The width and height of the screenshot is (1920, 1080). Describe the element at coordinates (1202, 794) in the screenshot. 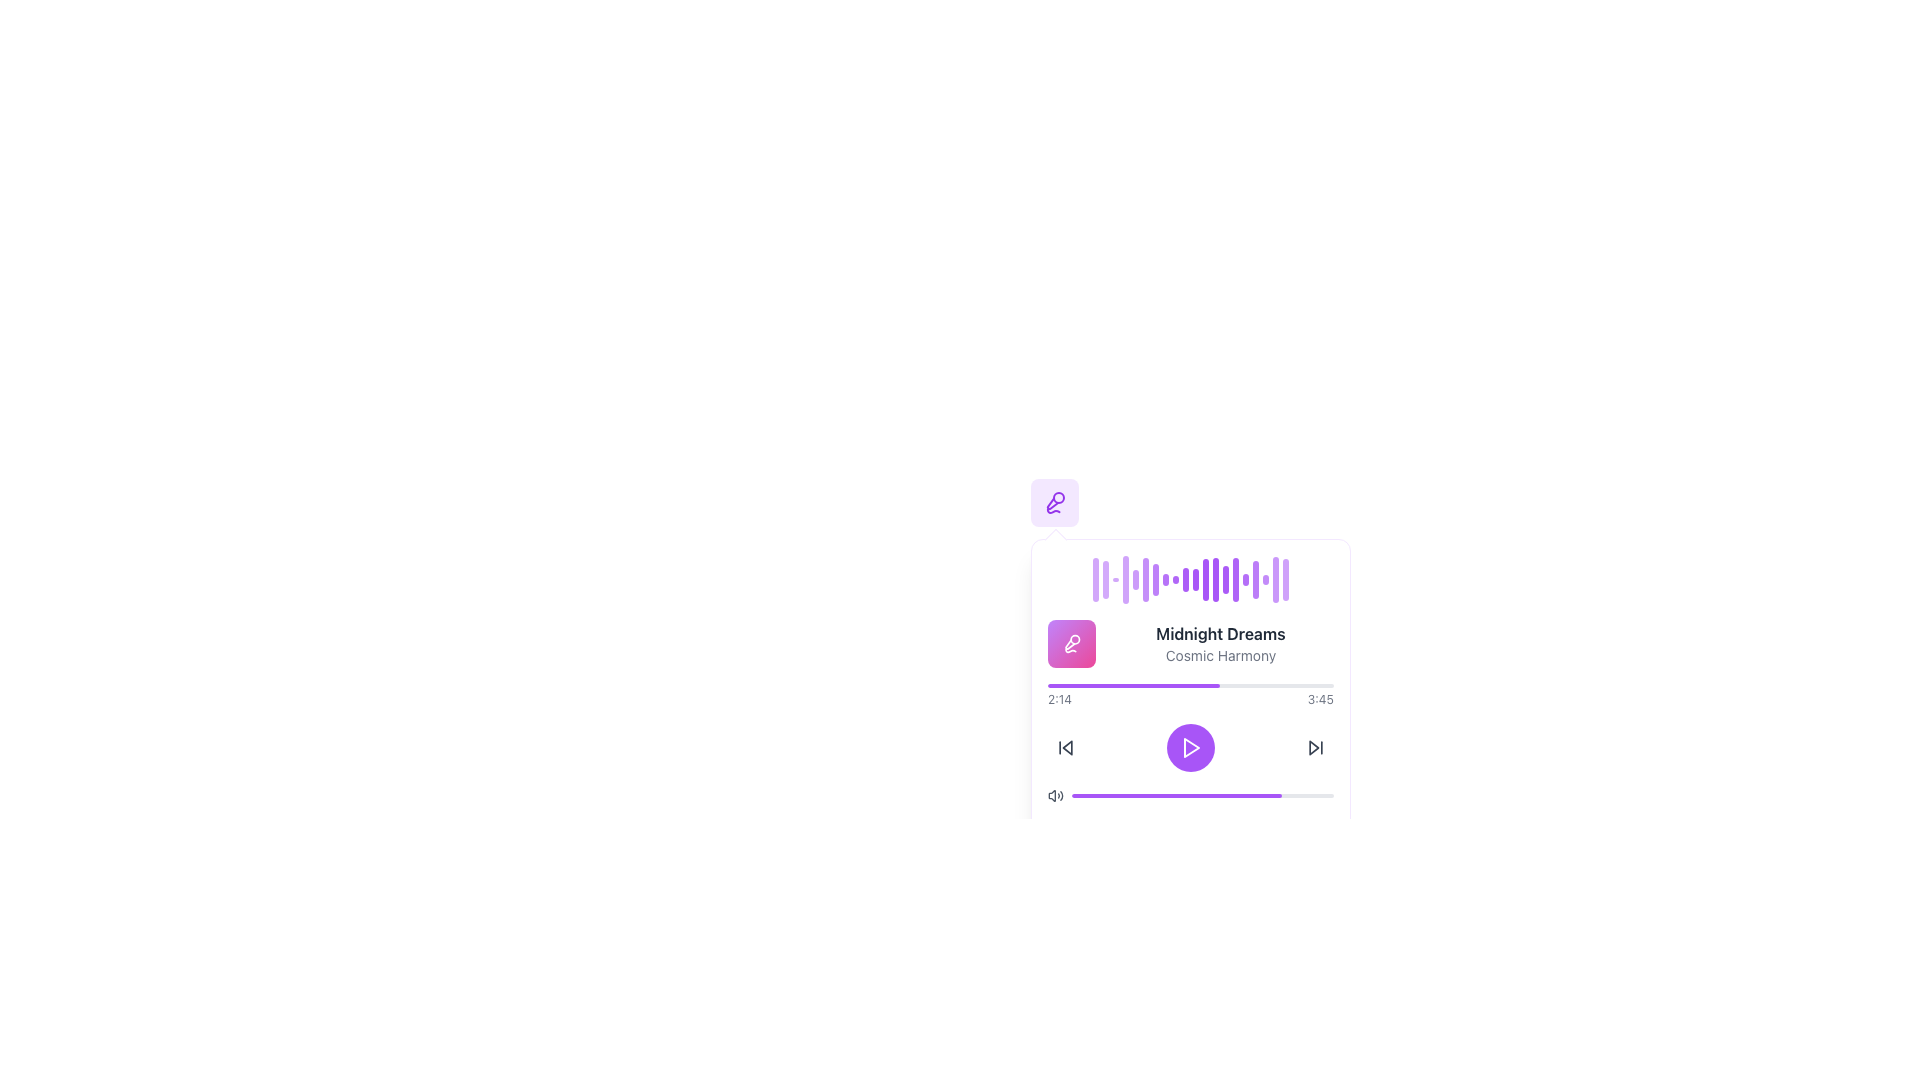

I see `the purple foreground section of the progress bar located near the bottom of the audio player interface` at that location.